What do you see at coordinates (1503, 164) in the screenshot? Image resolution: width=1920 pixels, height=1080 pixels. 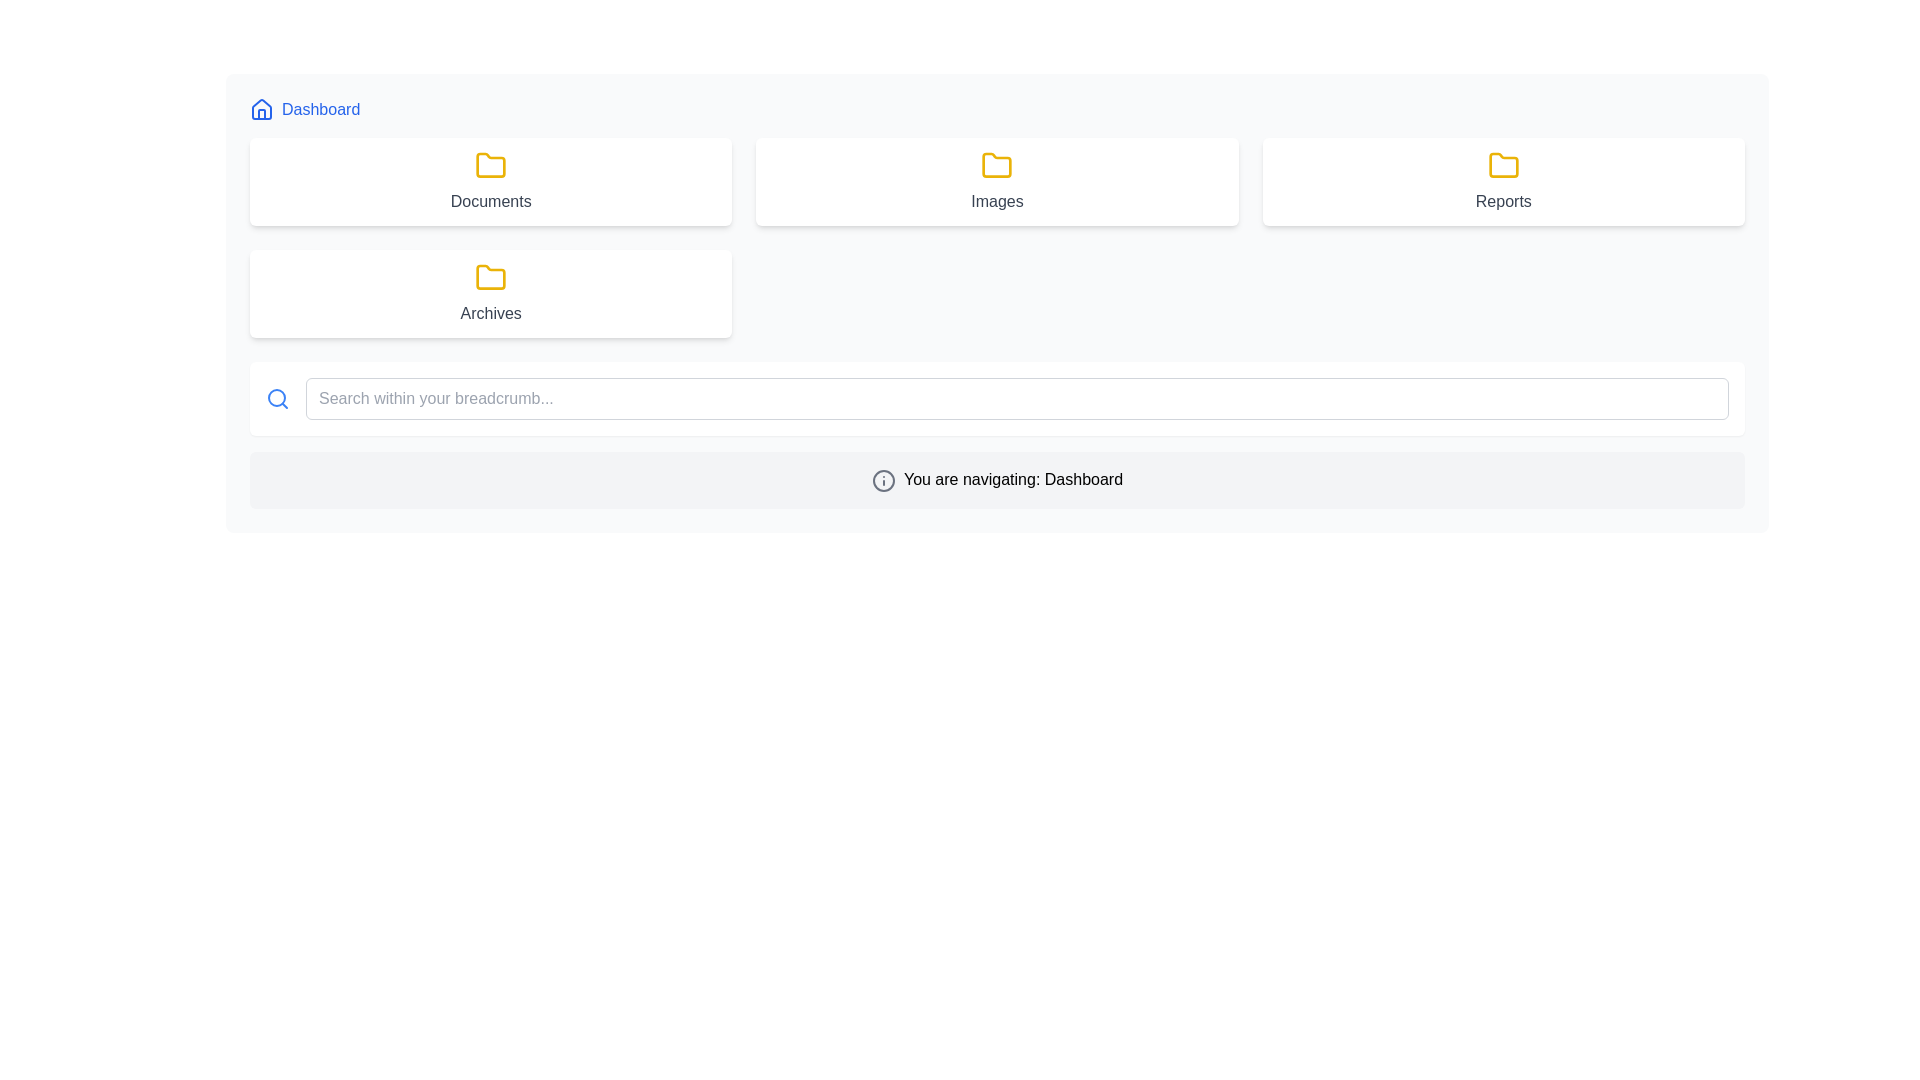 I see `the folder icon located in the fourth card labeled 'Reports', which serves as a navigation option related to reports` at bounding box center [1503, 164].